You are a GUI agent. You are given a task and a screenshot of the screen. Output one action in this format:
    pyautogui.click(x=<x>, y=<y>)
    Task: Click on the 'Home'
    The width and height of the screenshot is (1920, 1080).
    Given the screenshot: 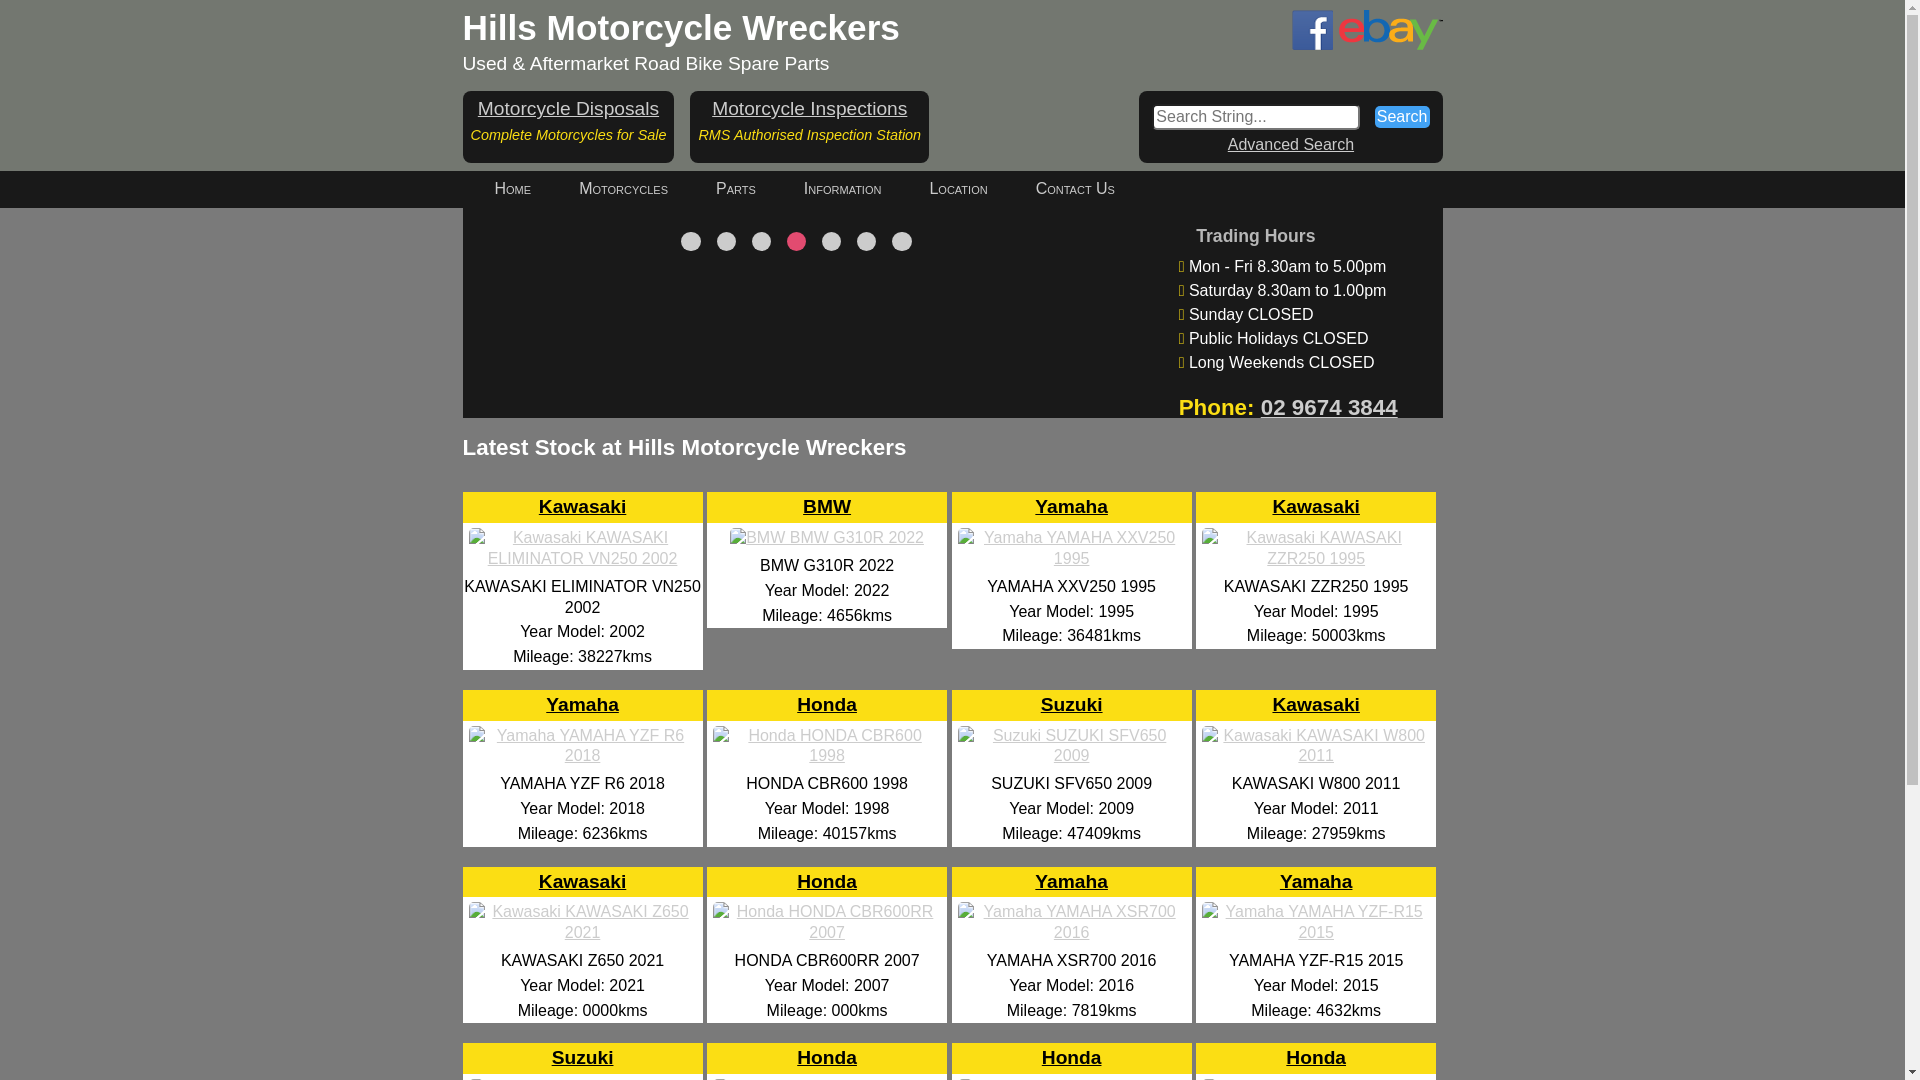 What is the action you would take?
    pyautogui.click(x=469, y=189)
    